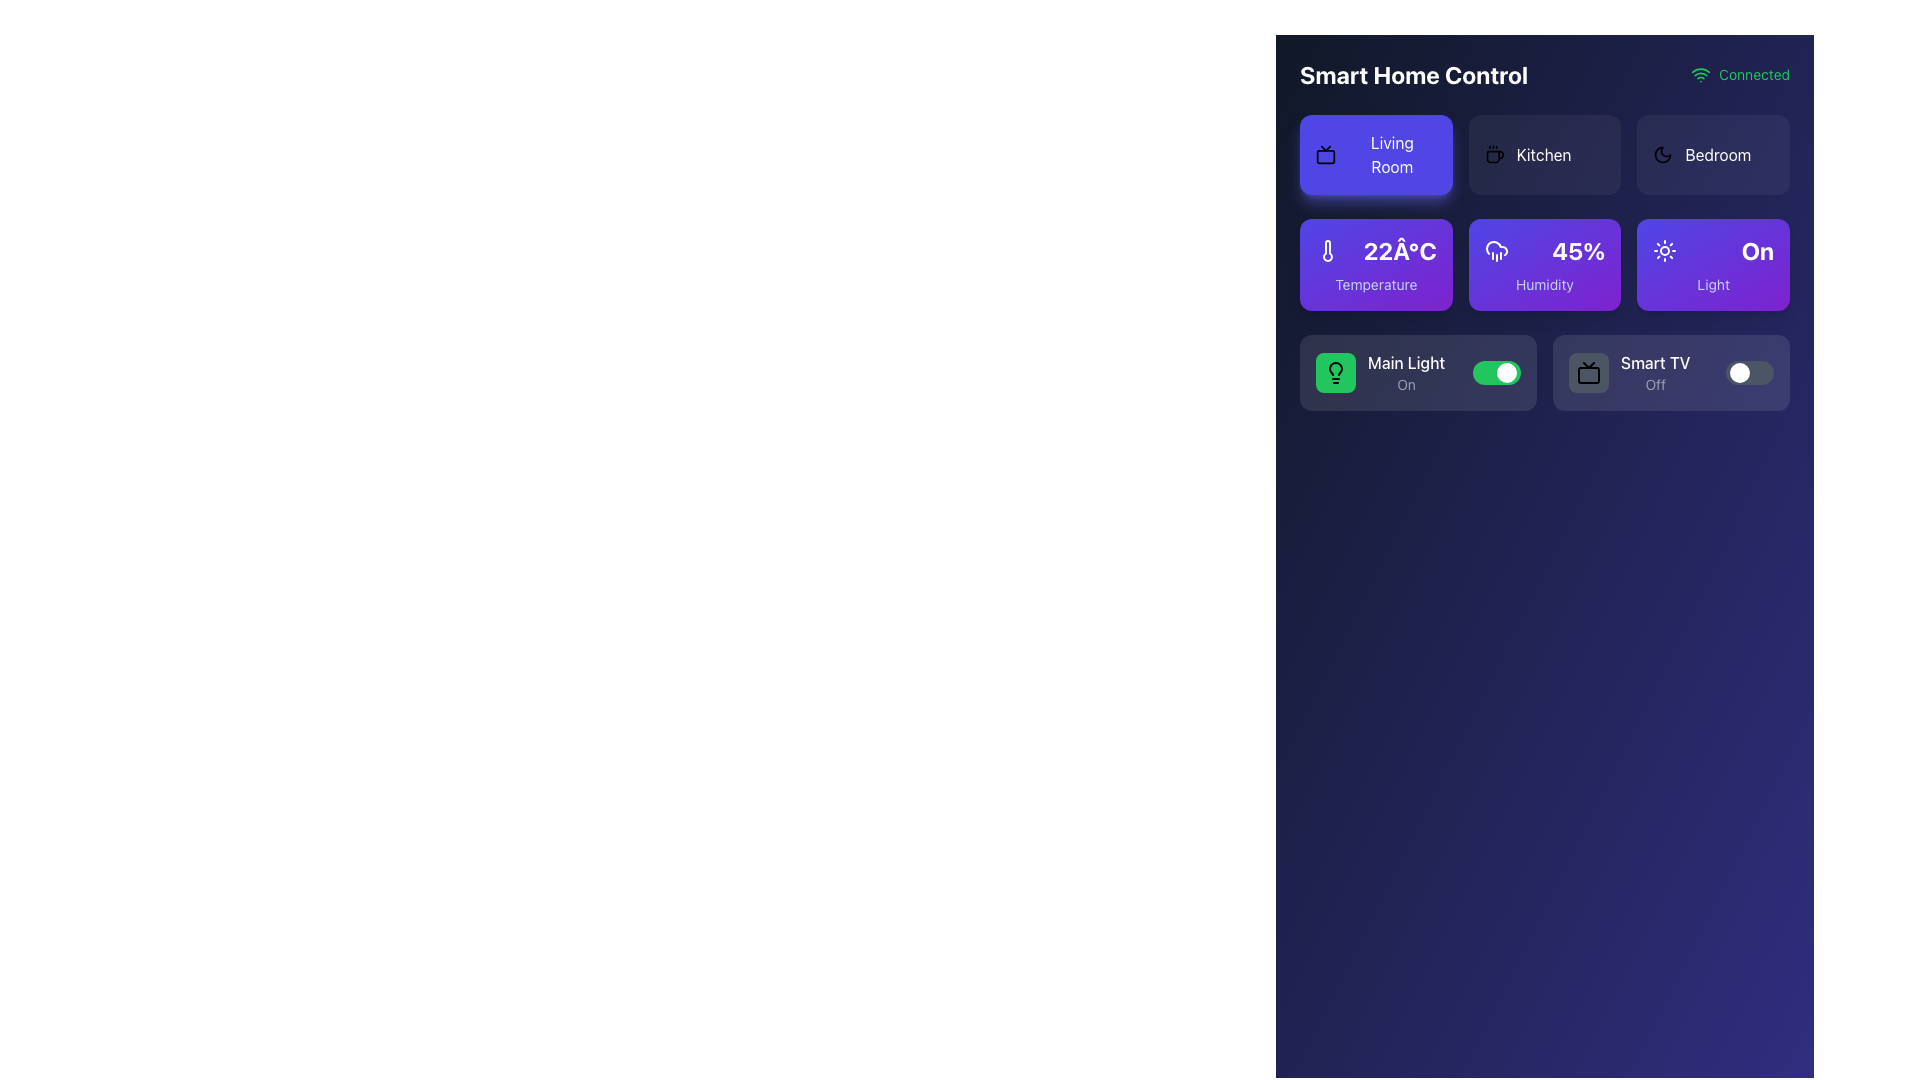 The image size is (1920, 1080). Describe the element at coordinates (1375, 264) in the screenshot. I see `the Information Card displaying temperature, located in the first column of the grid beneath the header section` at that location.